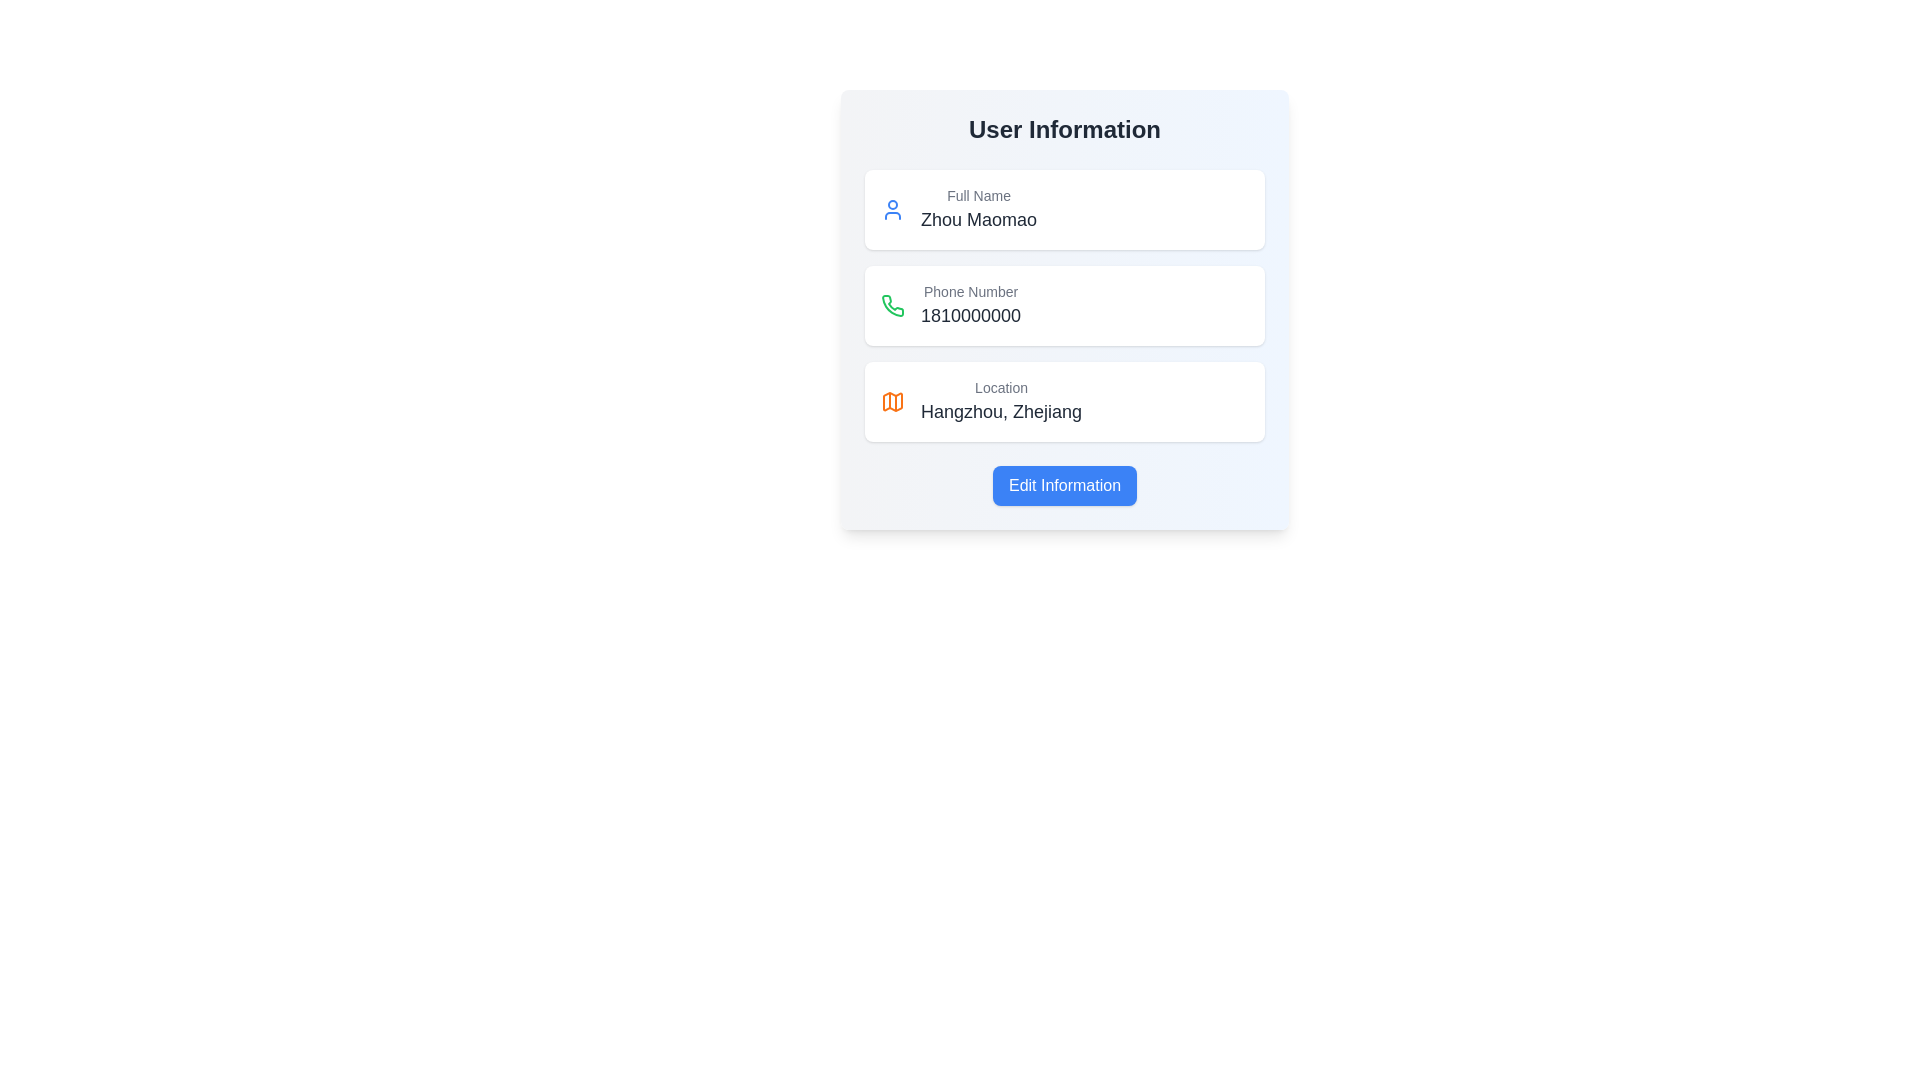 The width and height of the screenshot is (1920, 1080). I want to click on the Informational card displaying the user's location information, which is the third card in a vertical sequence within the modal dialog box, so click(1064, 401).